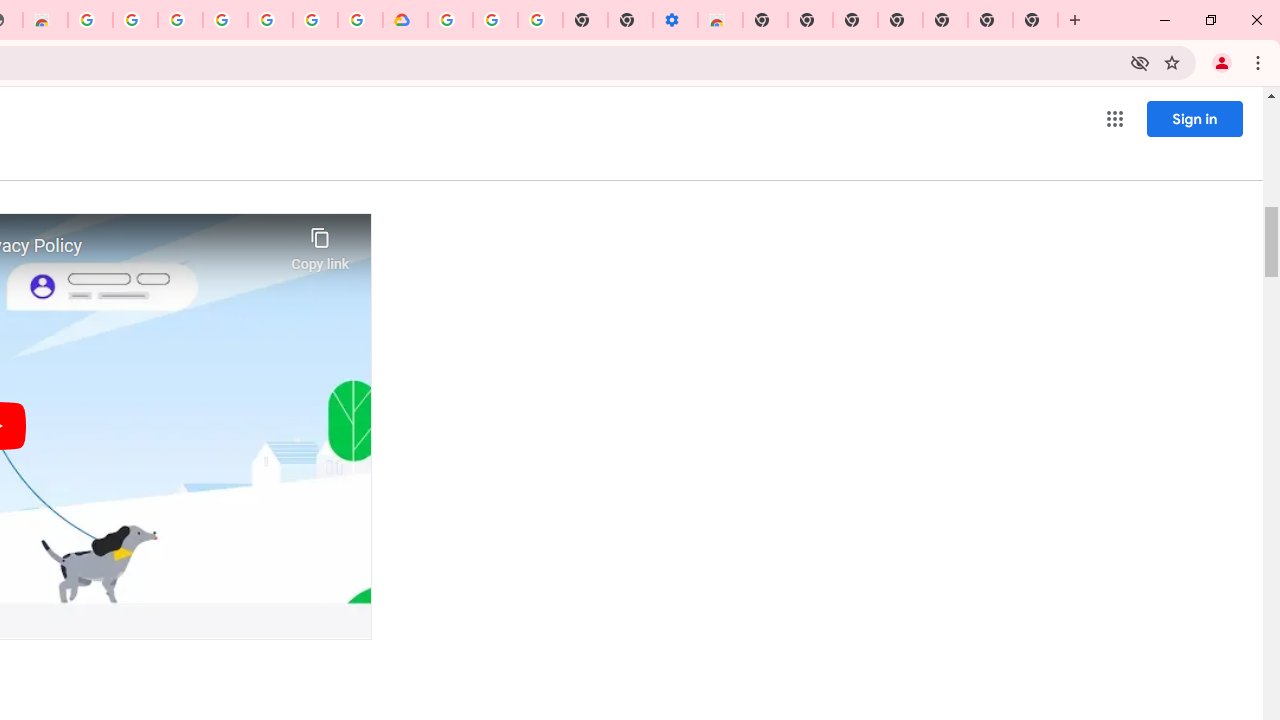 The height and width of the screenshot is (720, 1280). What do you see at coordinates (675, 20) in the screenshot?
I see `'Settings - Accessibility'` at bounding box center [675, 20].